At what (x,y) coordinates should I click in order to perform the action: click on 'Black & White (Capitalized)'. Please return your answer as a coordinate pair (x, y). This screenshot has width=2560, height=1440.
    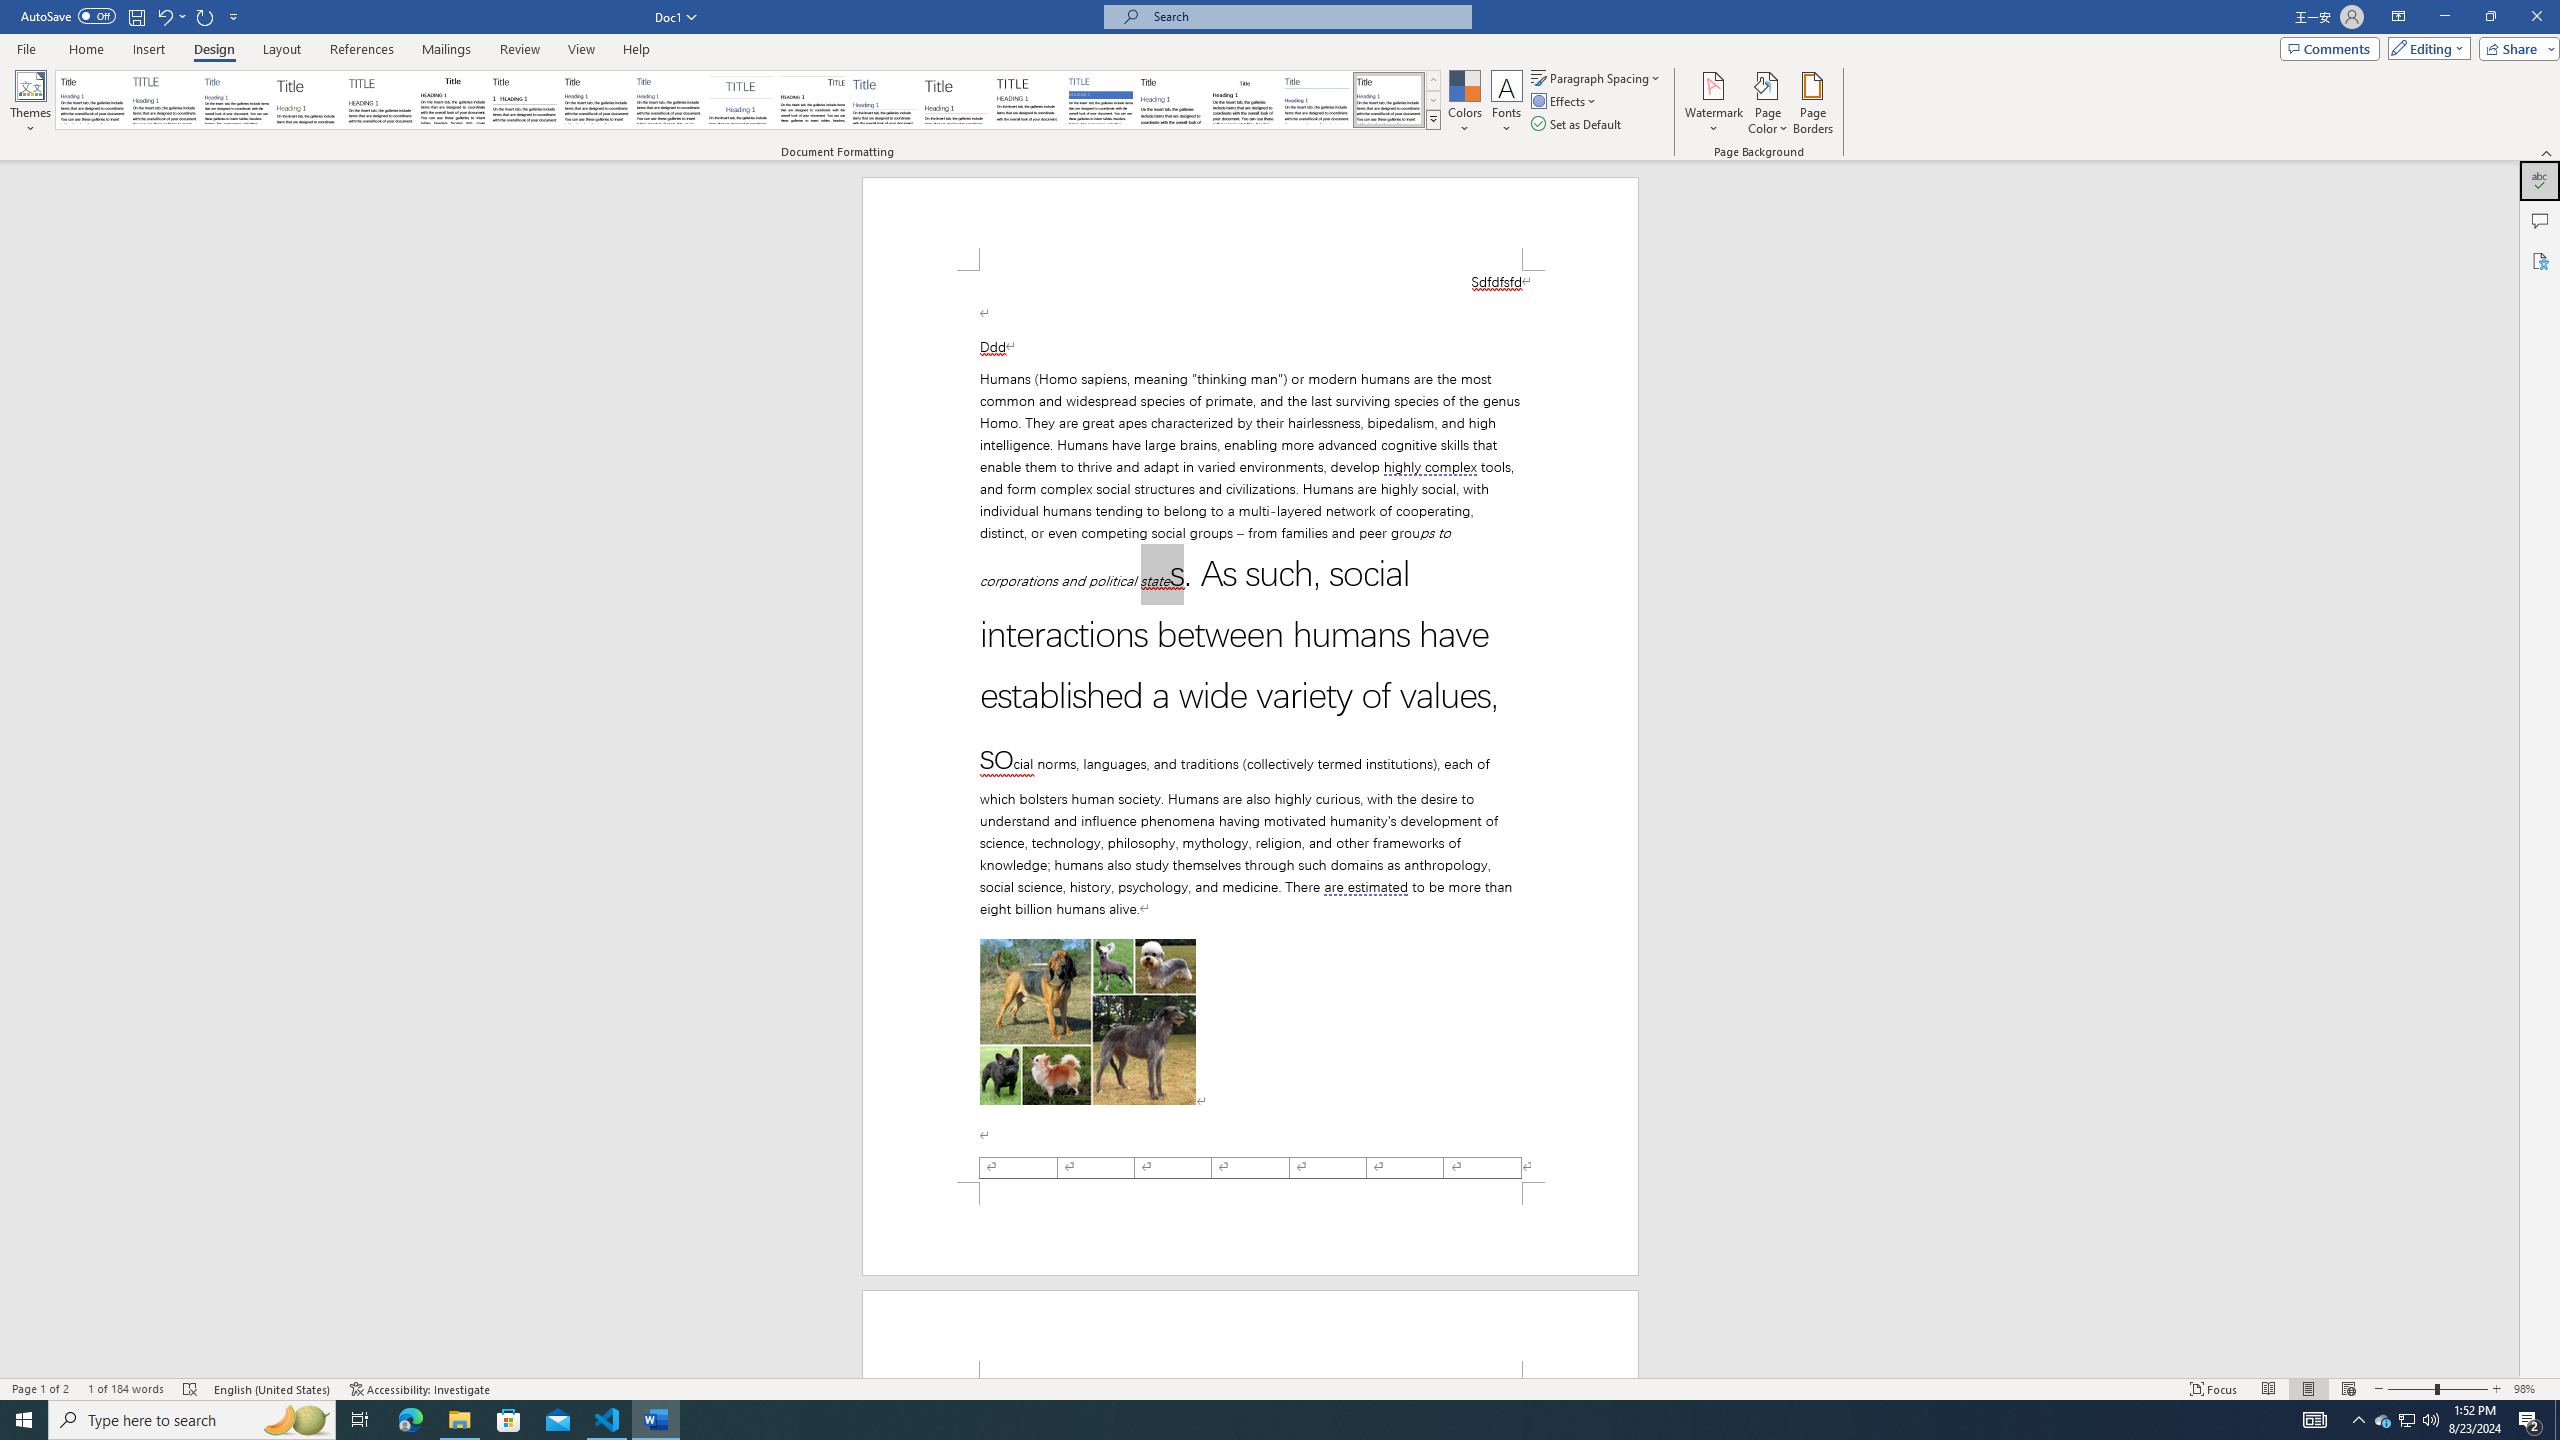
    Looking at the image, I should click on (380, 99).